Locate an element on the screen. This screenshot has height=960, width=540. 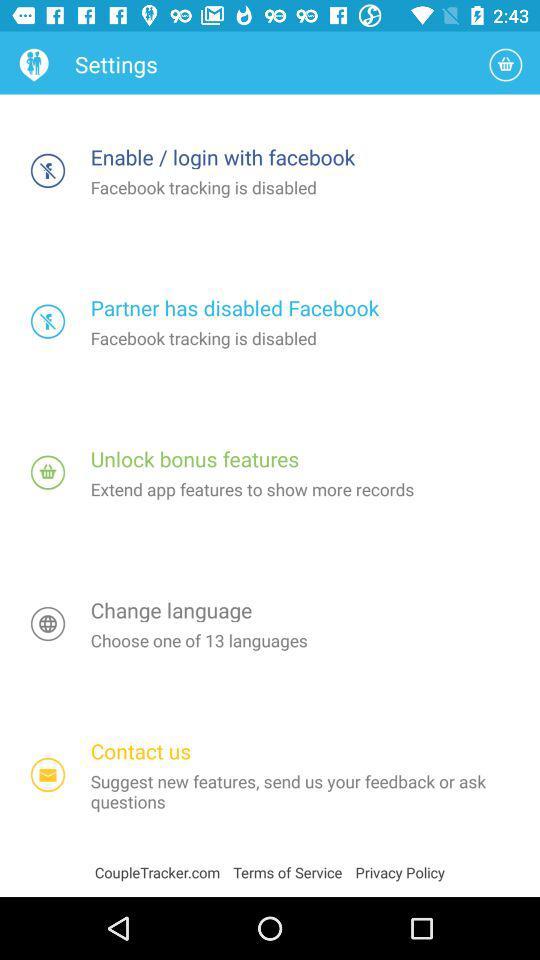
contacts is located at coordinates (48, 774).